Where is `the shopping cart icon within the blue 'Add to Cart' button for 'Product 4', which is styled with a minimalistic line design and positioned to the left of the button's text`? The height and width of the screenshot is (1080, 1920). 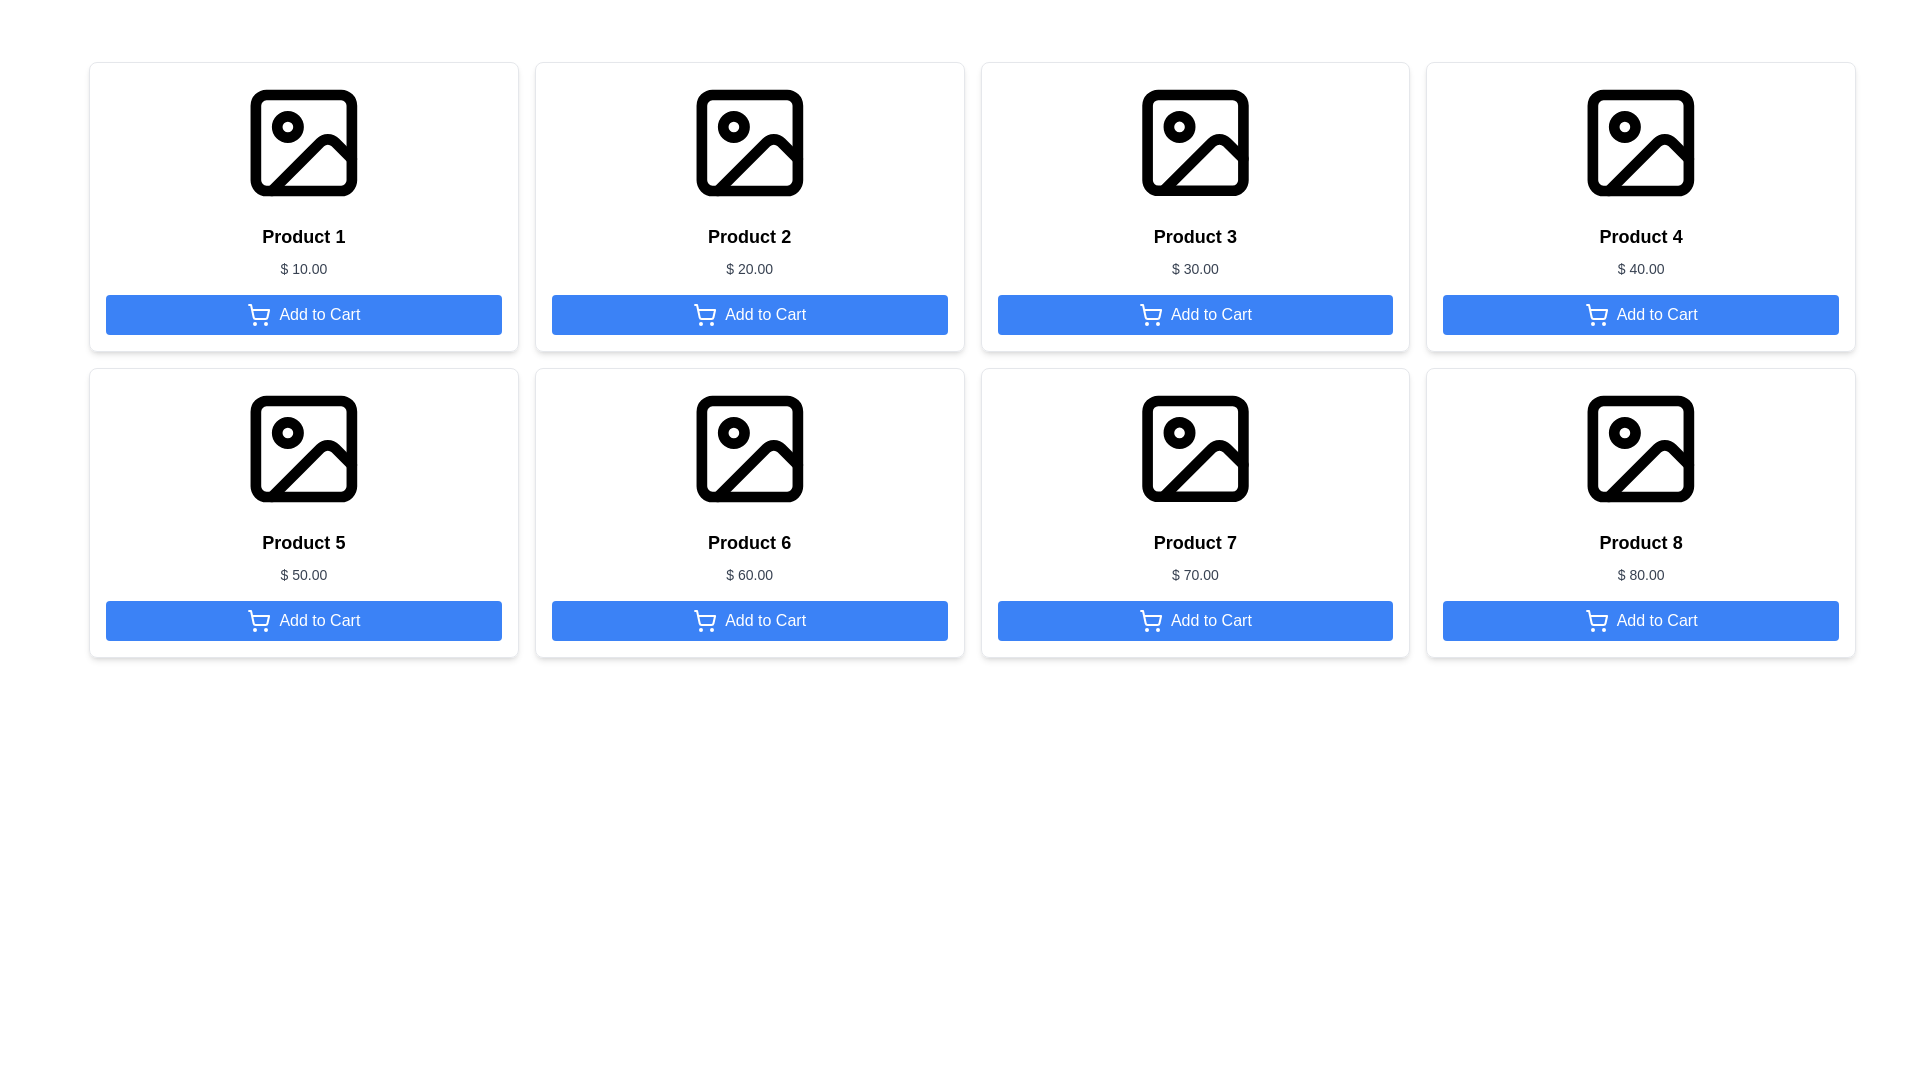 the shopping cart icon within the blue 'Add to Cart' button for 'Product 4', which is styled with a minimalistic line design and positioned to the left of the button's text is located at coordinates (1595, 315).